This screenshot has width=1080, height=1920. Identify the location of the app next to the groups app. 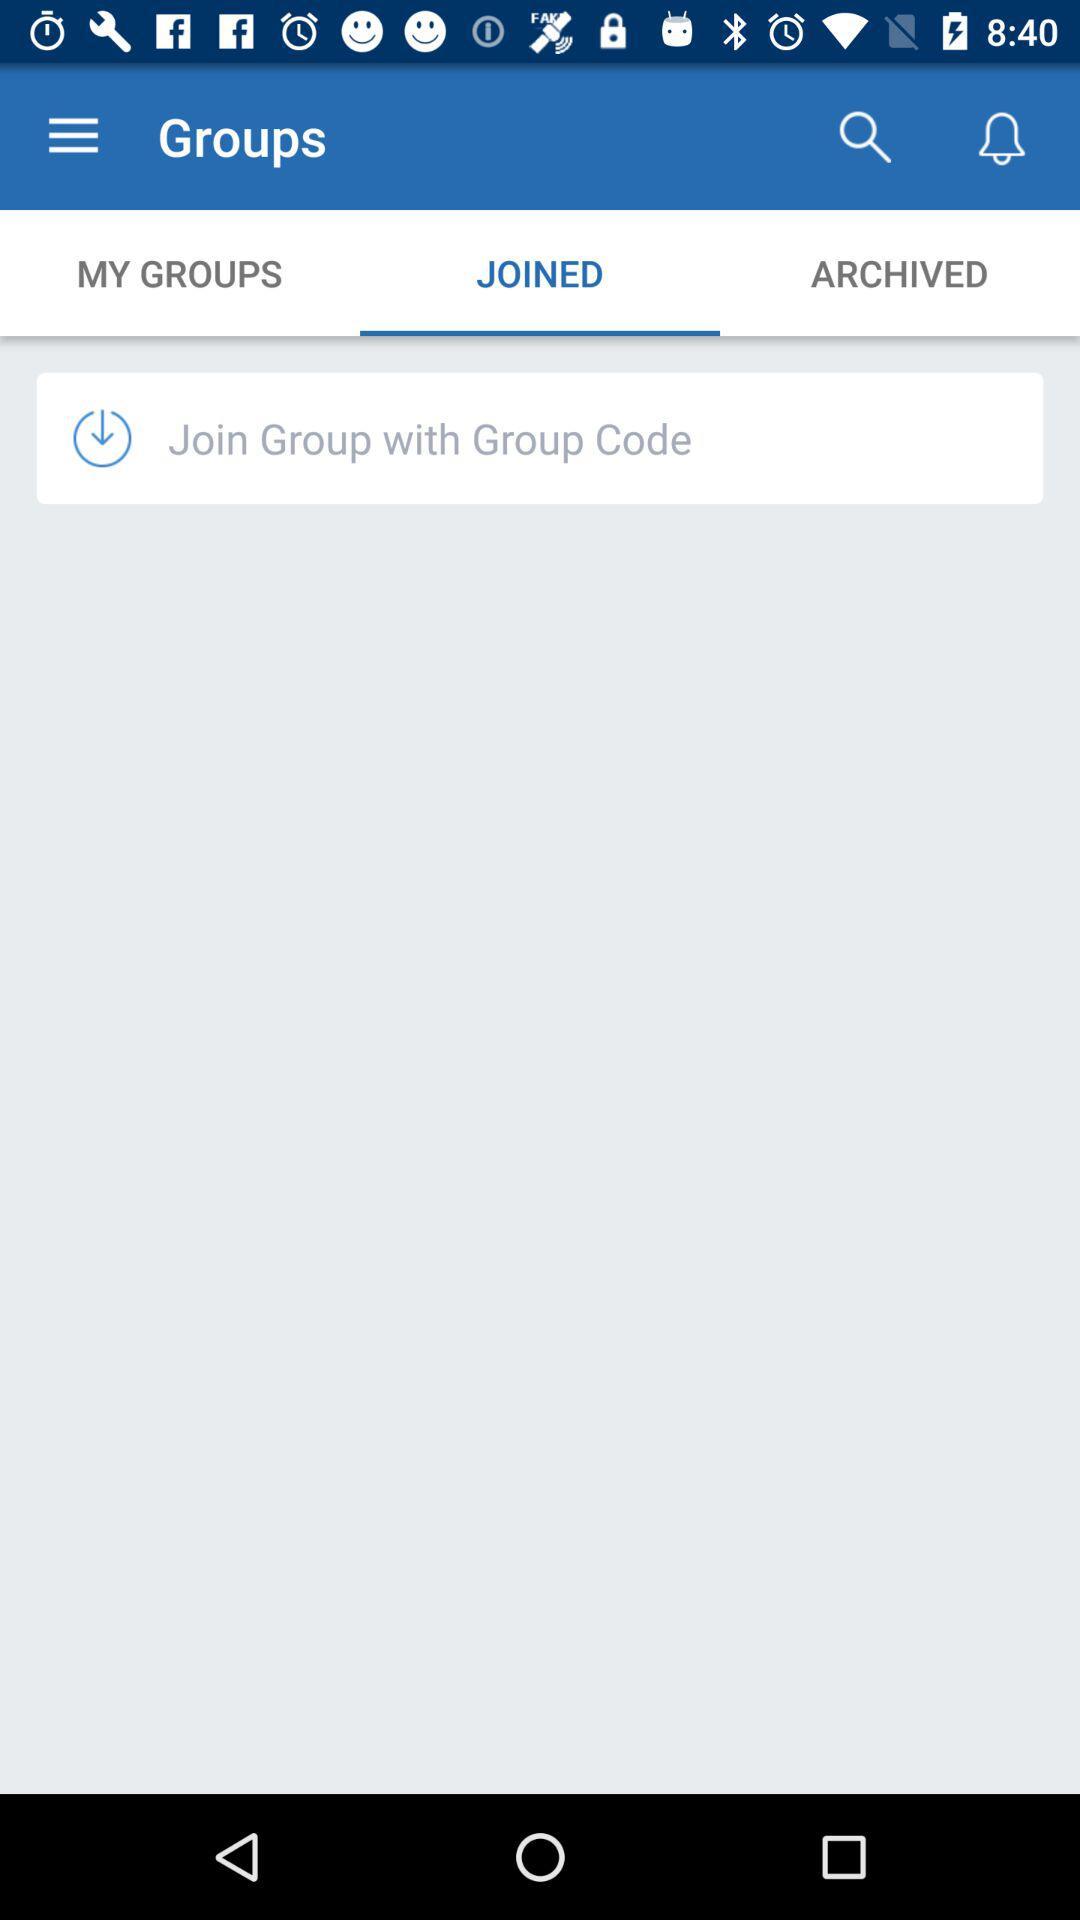
(863, 135).